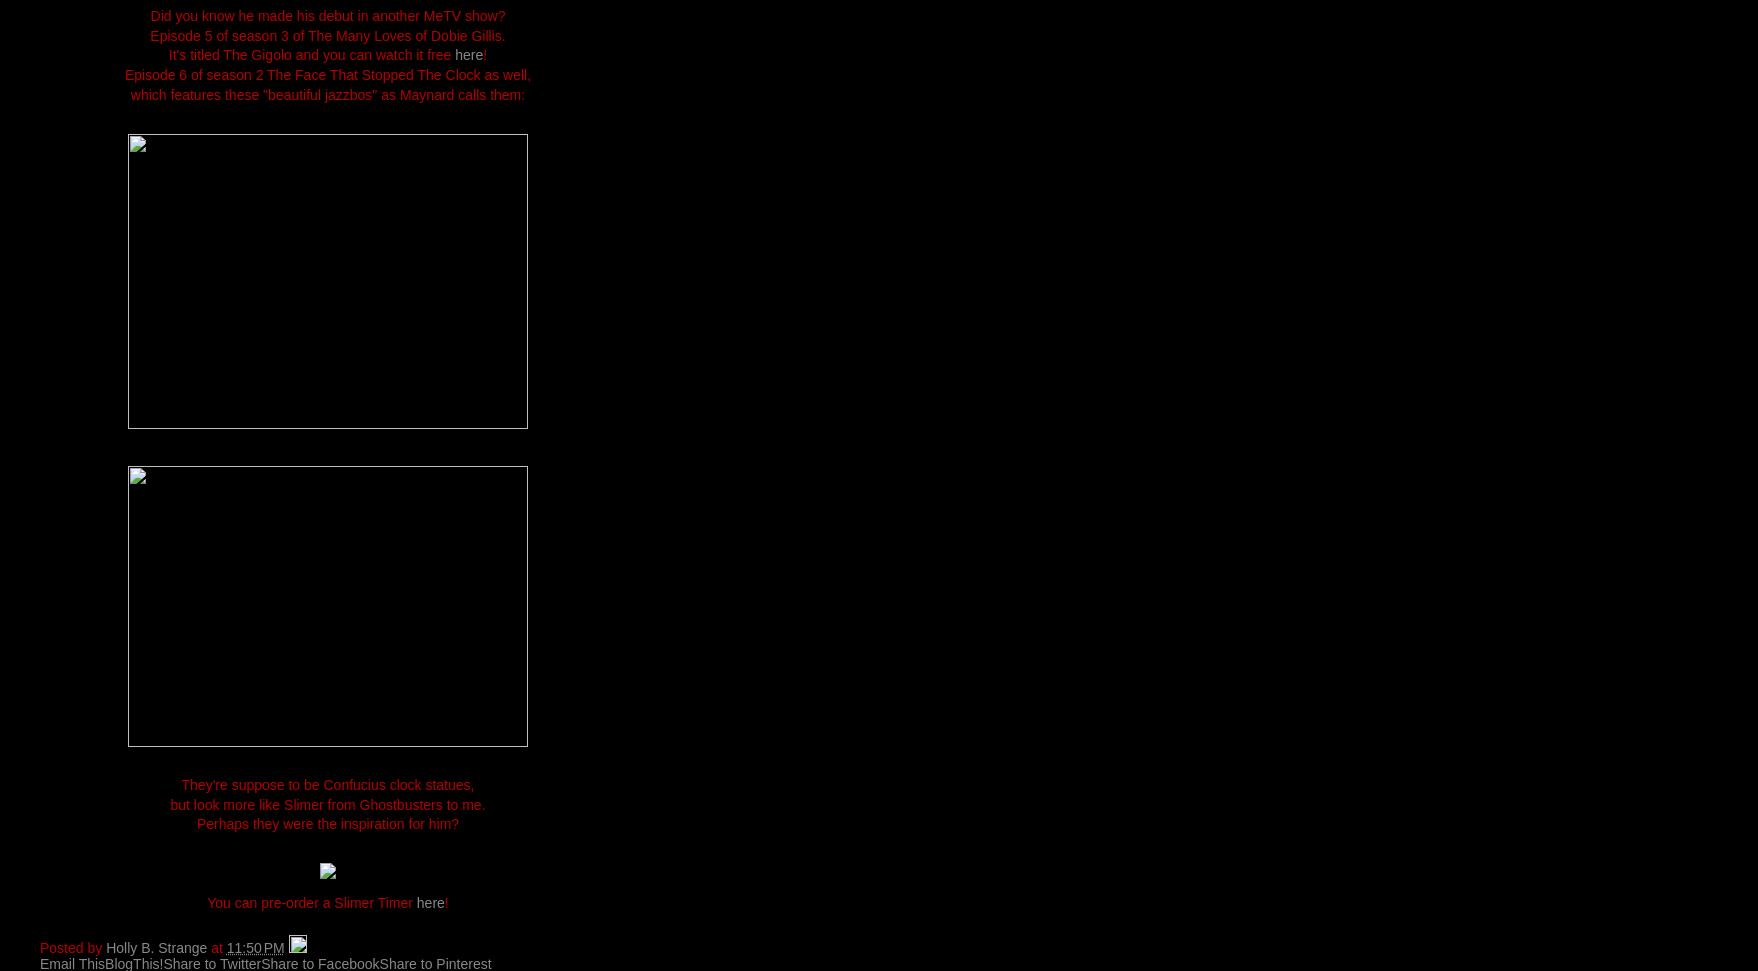  Describe the element at coordinates (311, 54) in the screenshot. I see `'It's titled The Gigolo and you can watch it free'` at that location.